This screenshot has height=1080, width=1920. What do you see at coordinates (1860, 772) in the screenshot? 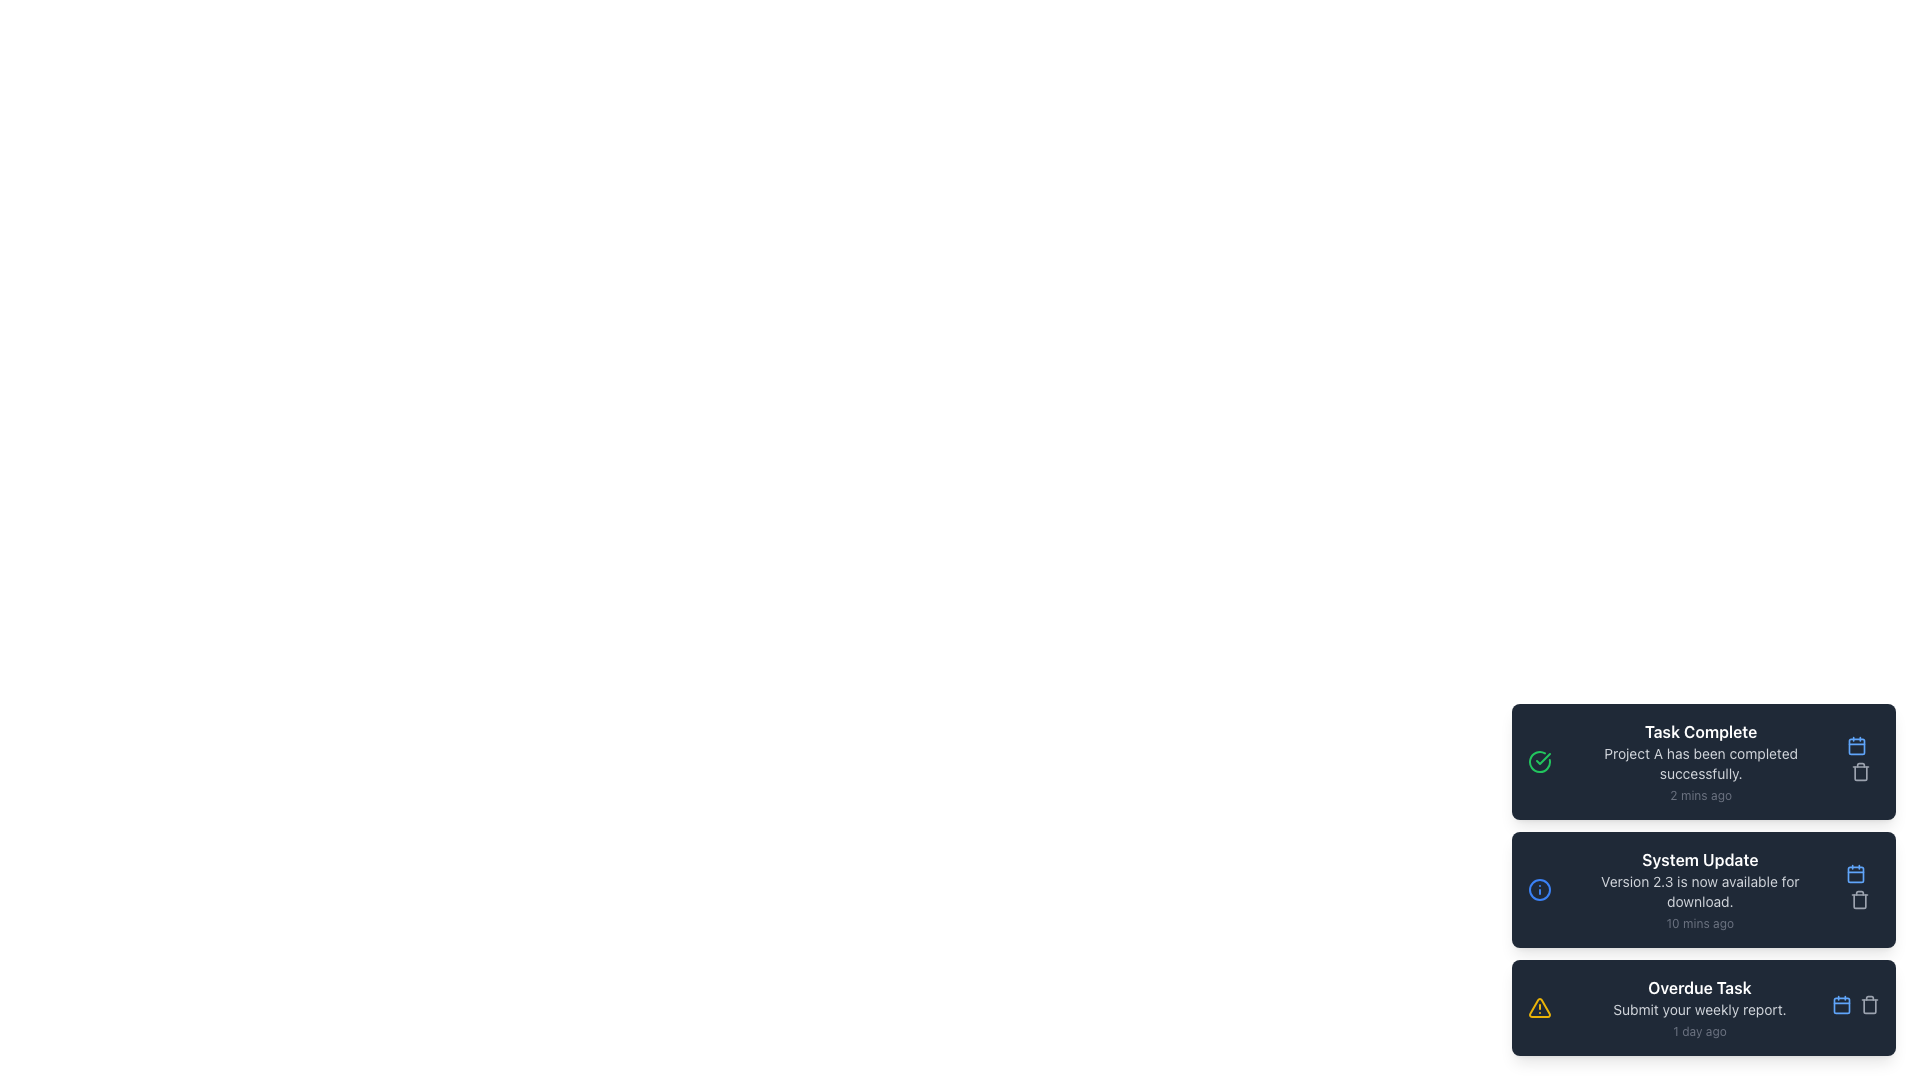
I see `the red rectangular button with rounded corners featuring a trash can icon, located on the far-right edge of the 'Task Complete' notification section` at bounding box center [1860, 772].